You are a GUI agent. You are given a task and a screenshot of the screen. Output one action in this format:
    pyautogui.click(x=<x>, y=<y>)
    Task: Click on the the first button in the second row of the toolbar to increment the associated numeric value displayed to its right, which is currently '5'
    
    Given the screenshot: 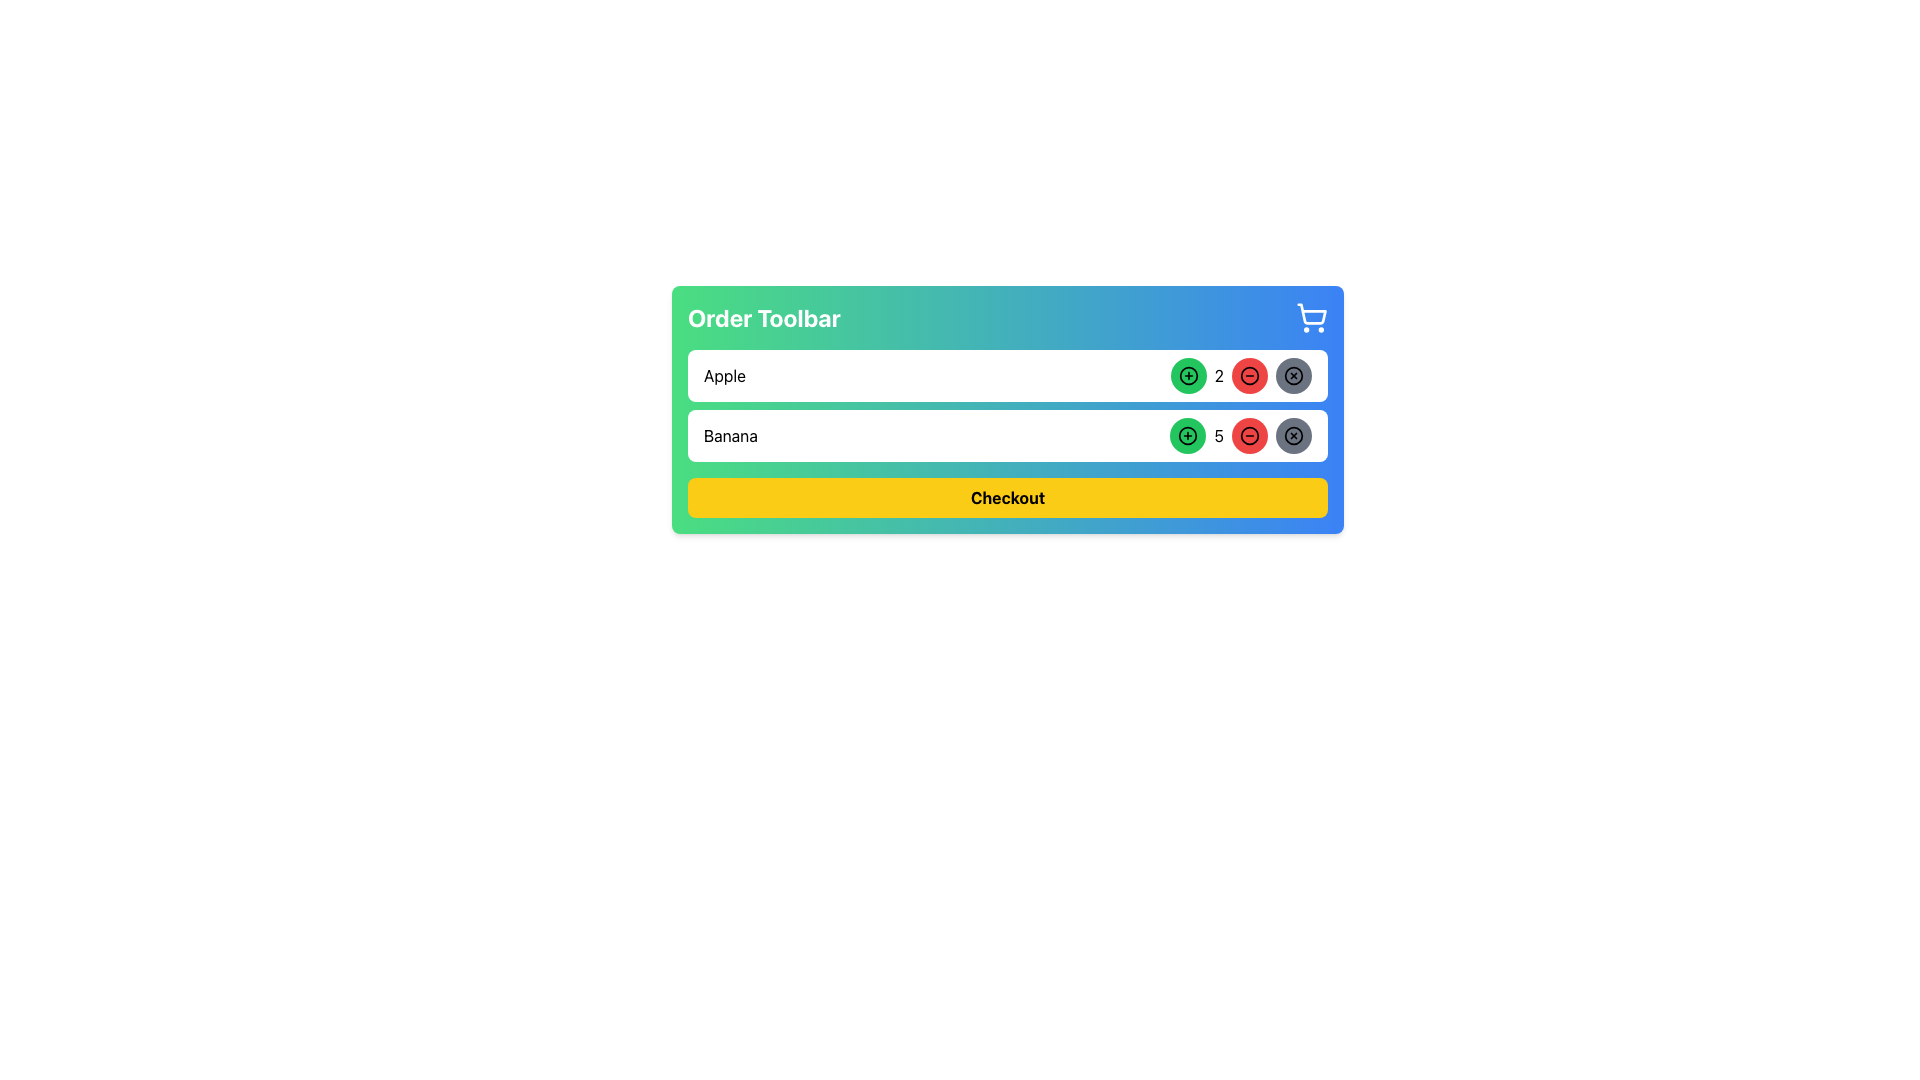 What is the action you would take?
    pyautogui.click(x=1188, y=434)
    